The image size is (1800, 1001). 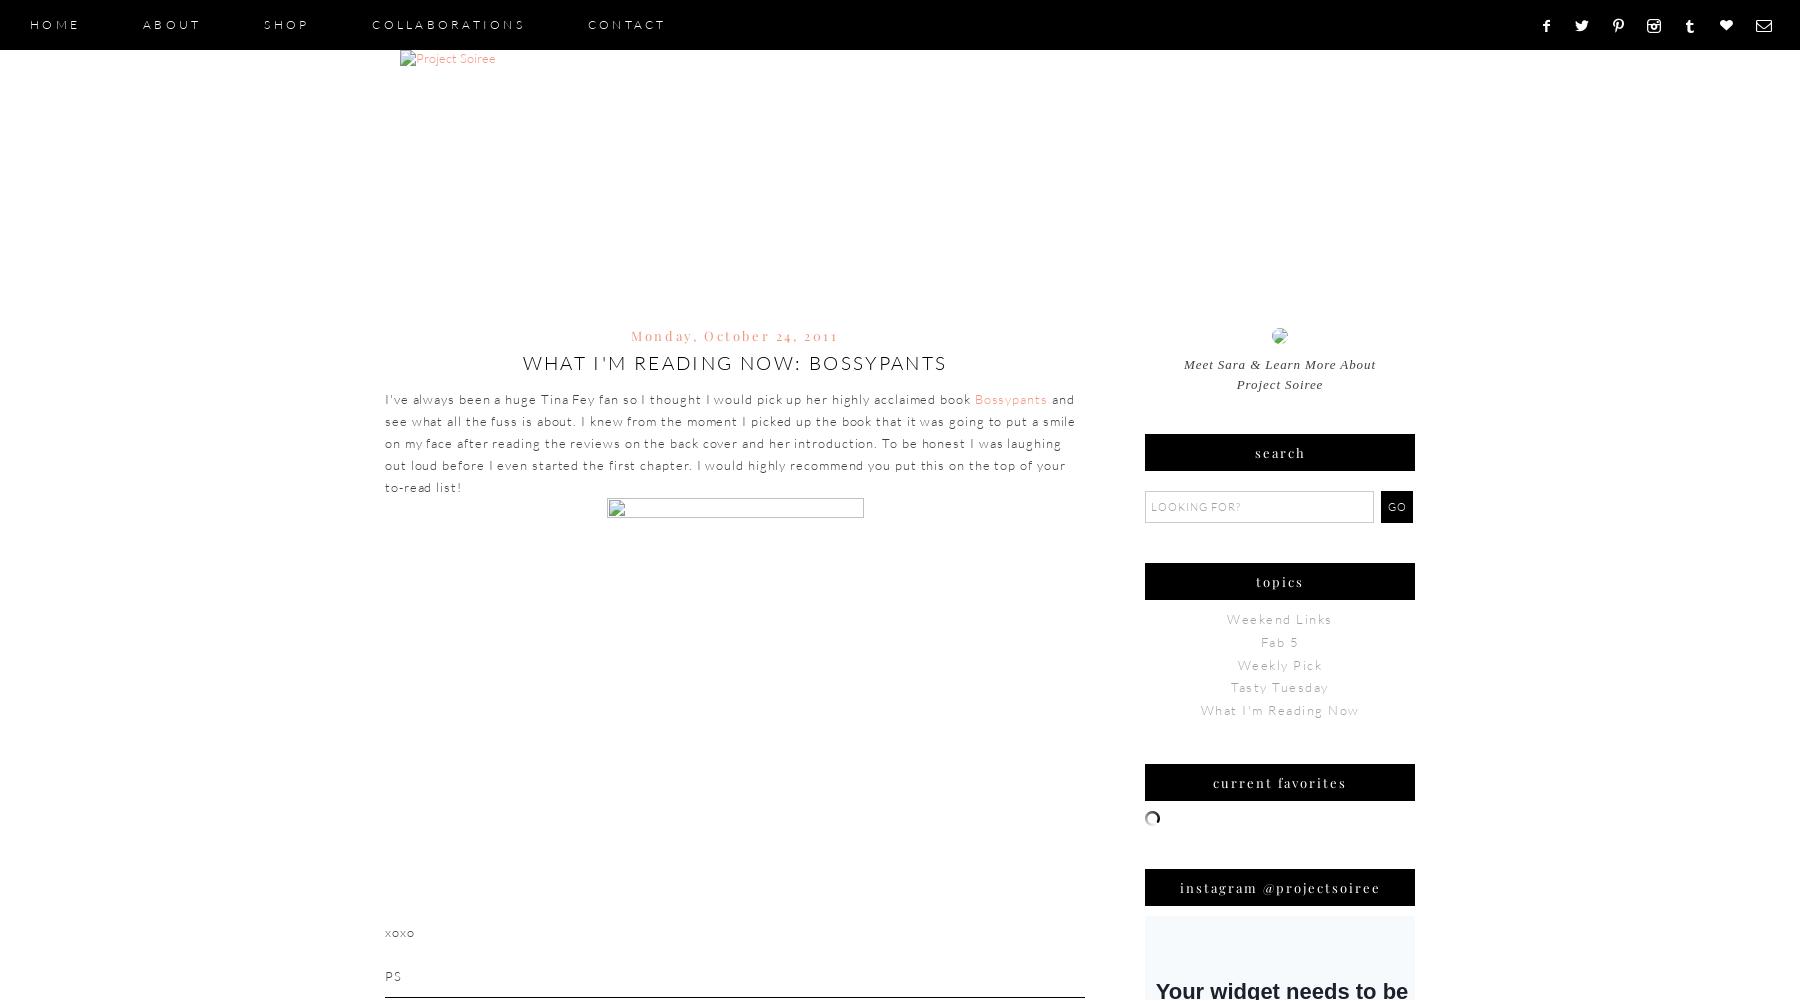 What do you see at coordinates (1279, 452) in the screenshot?
I see `'SEARCH'` at bounding box center [1279, 452].